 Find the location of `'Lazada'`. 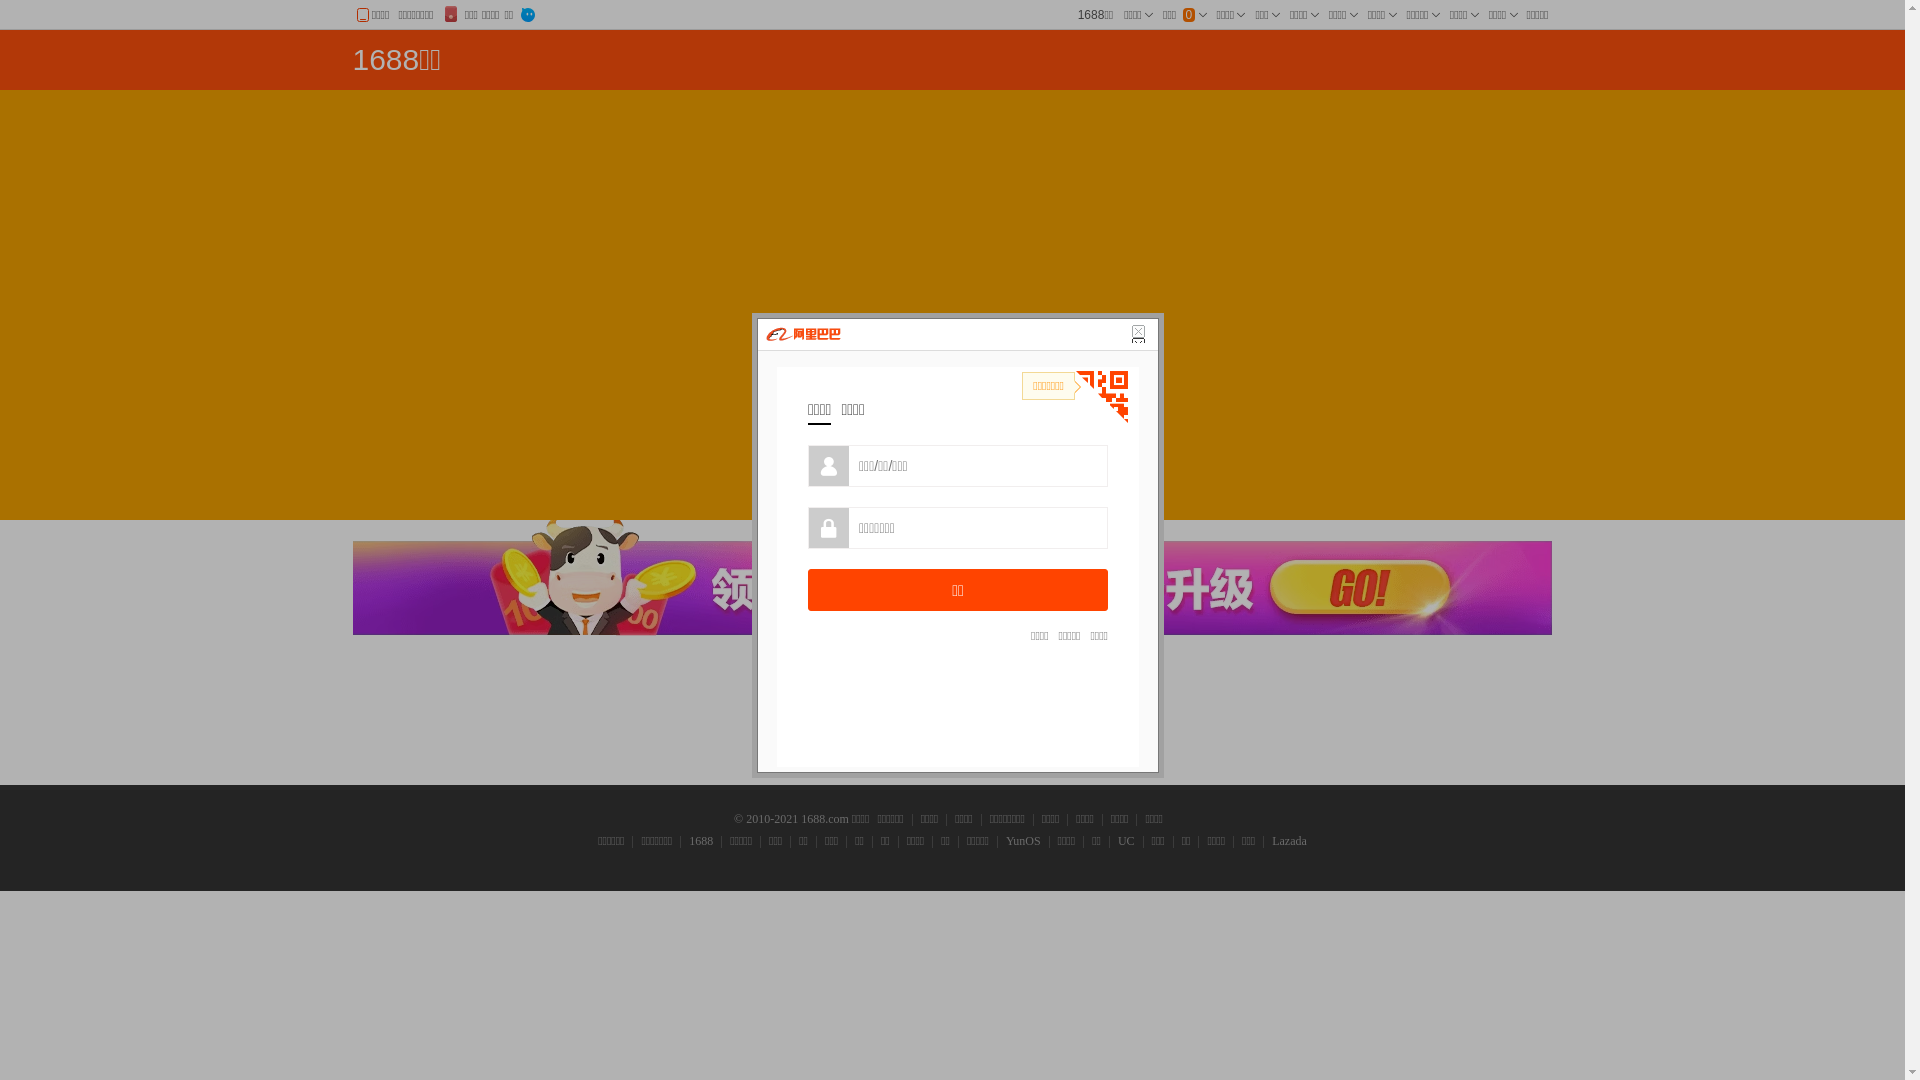

'Lazada' is located at coordinates (1261, 841).